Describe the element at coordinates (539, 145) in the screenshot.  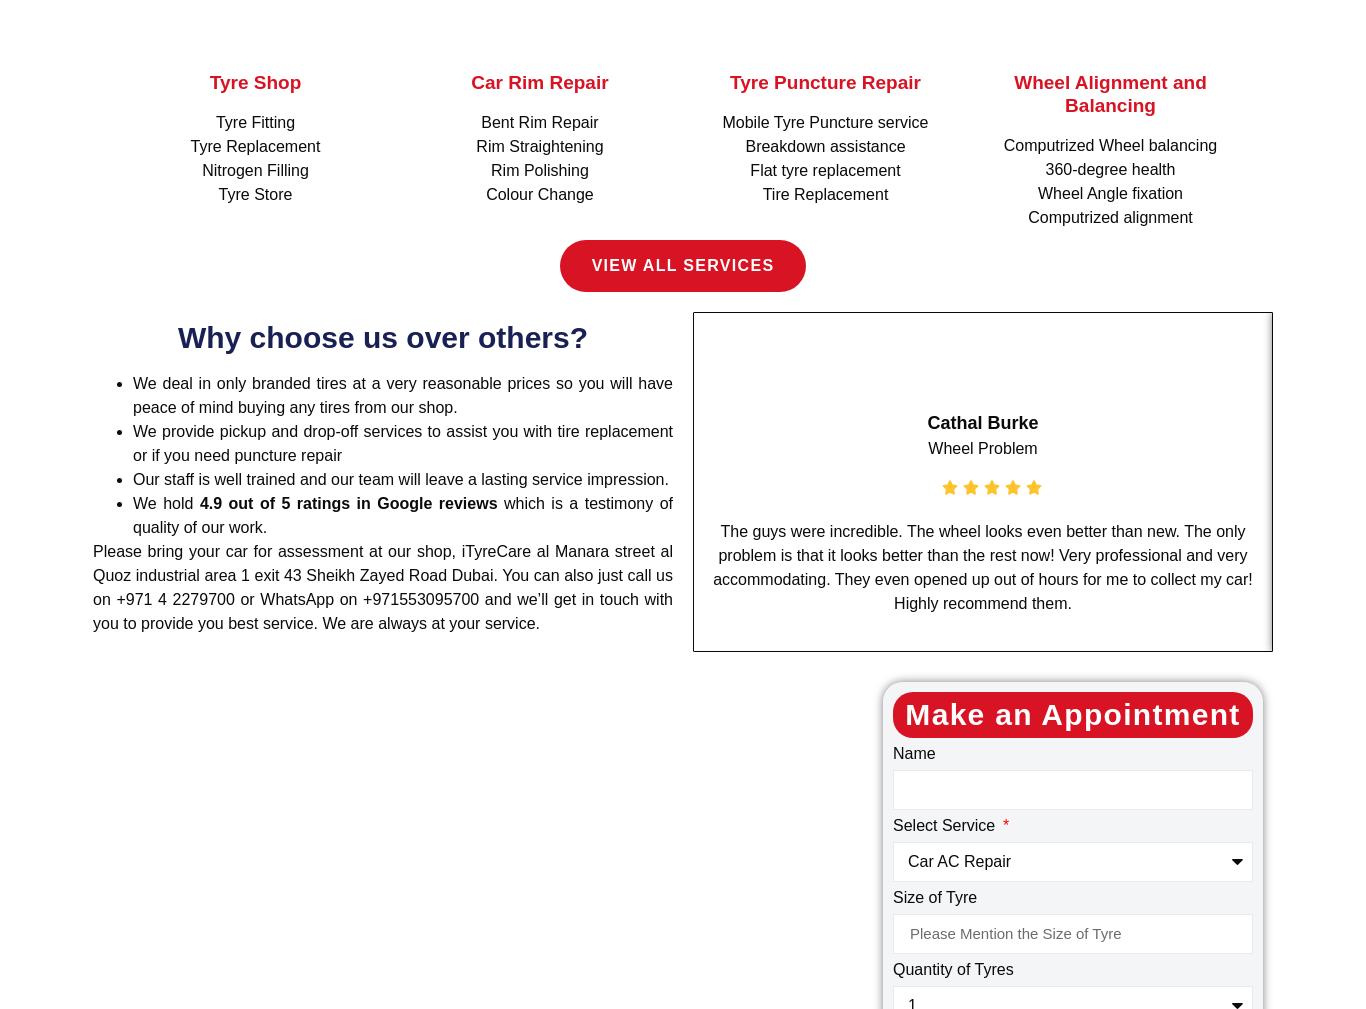
I see `'Rim Straightening'` at that location.